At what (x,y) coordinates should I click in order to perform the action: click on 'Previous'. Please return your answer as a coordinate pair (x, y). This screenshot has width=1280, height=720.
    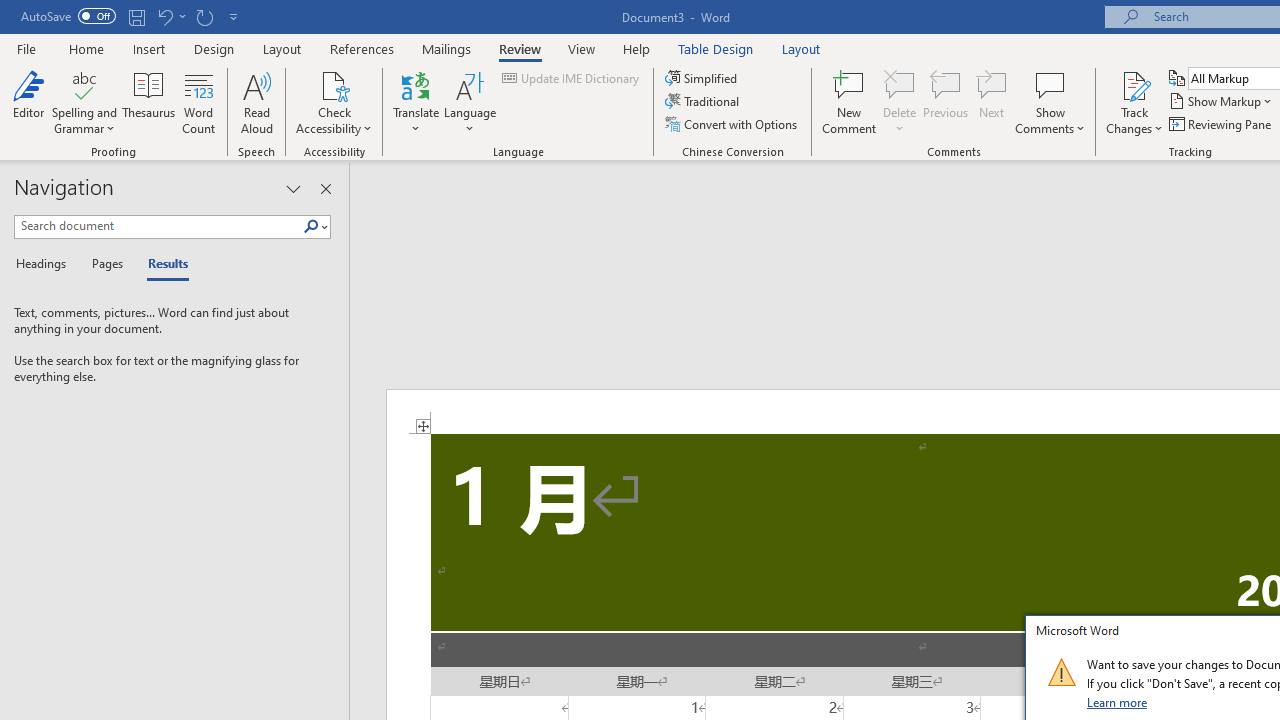
    Looking at the image, I should click on (945, 103).